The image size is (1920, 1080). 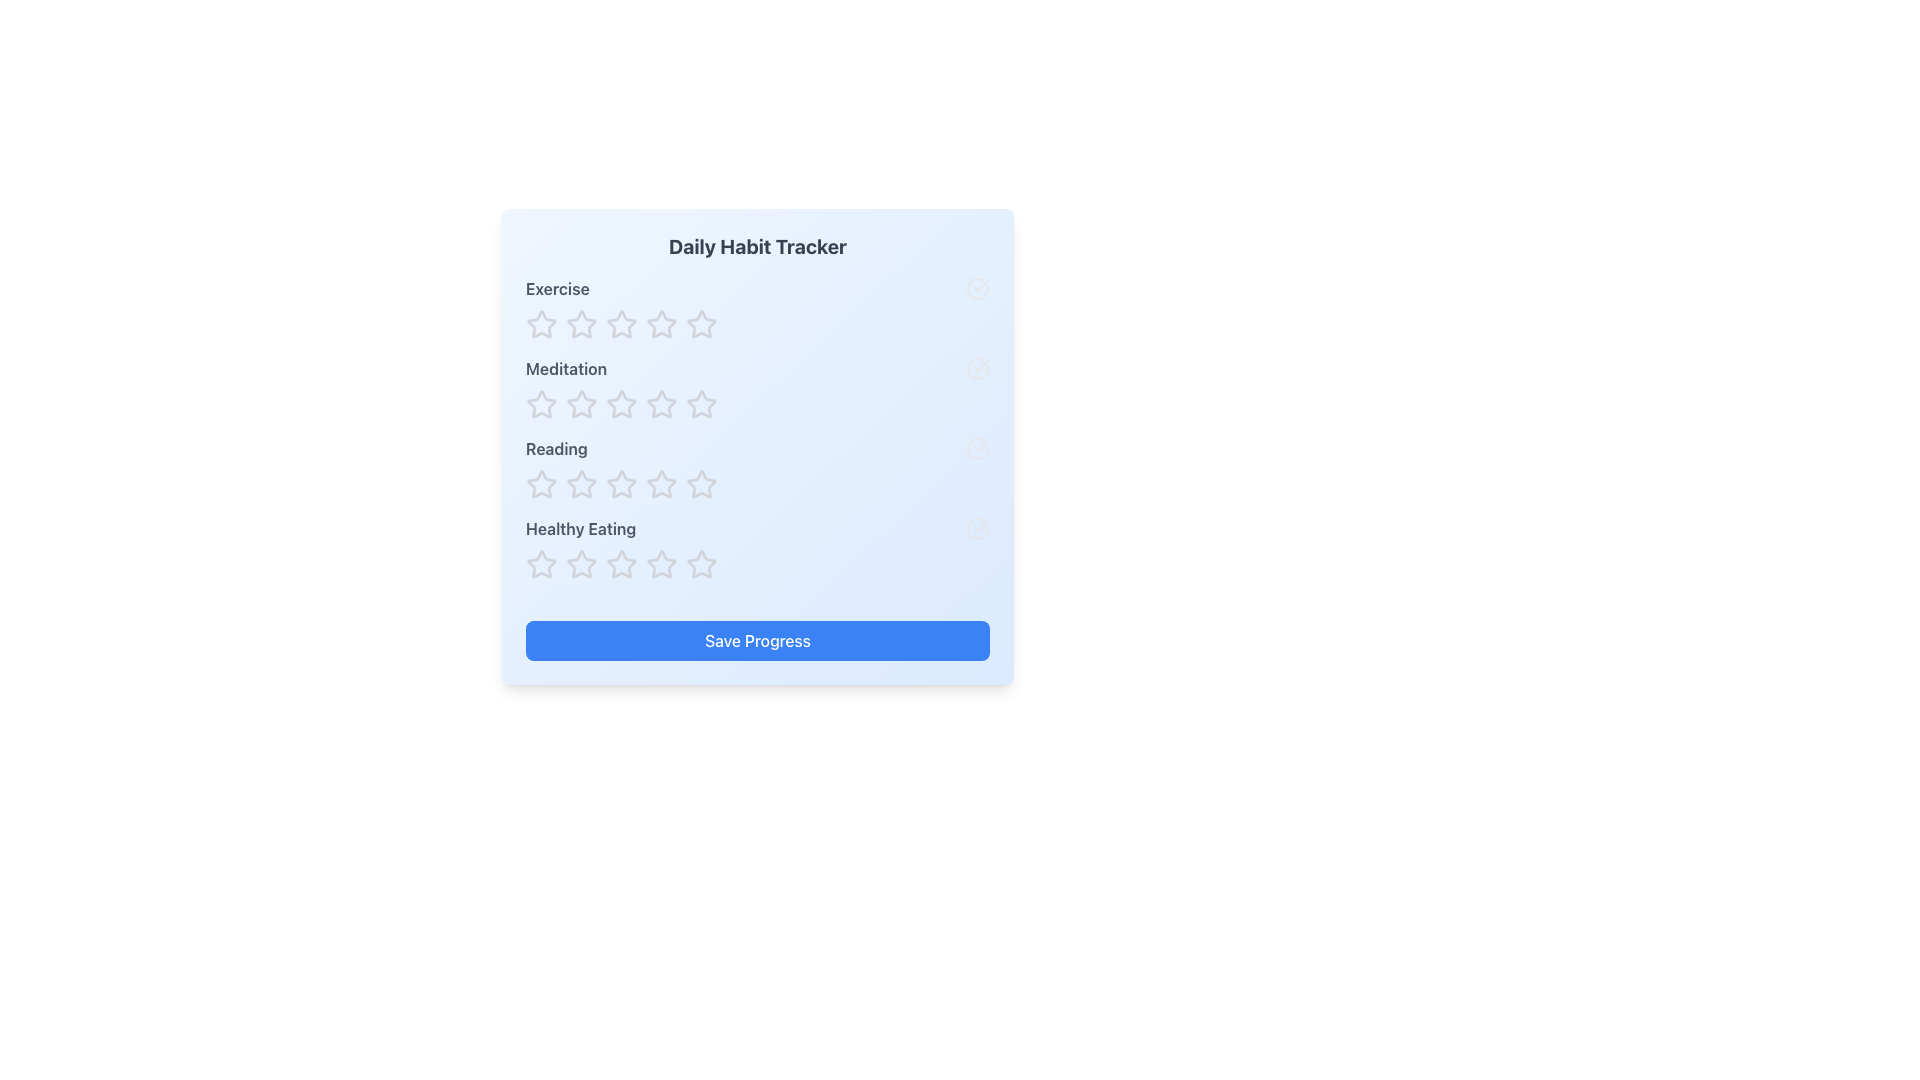 What do you see at coordinates (701, 323) in the screenshot?
I see `the second star in the horizontal row of stars for the 'Exercise' activity rating, located below the 'Daily Habit Tracker' title to provide a rating` at bounding box center [701, 323].